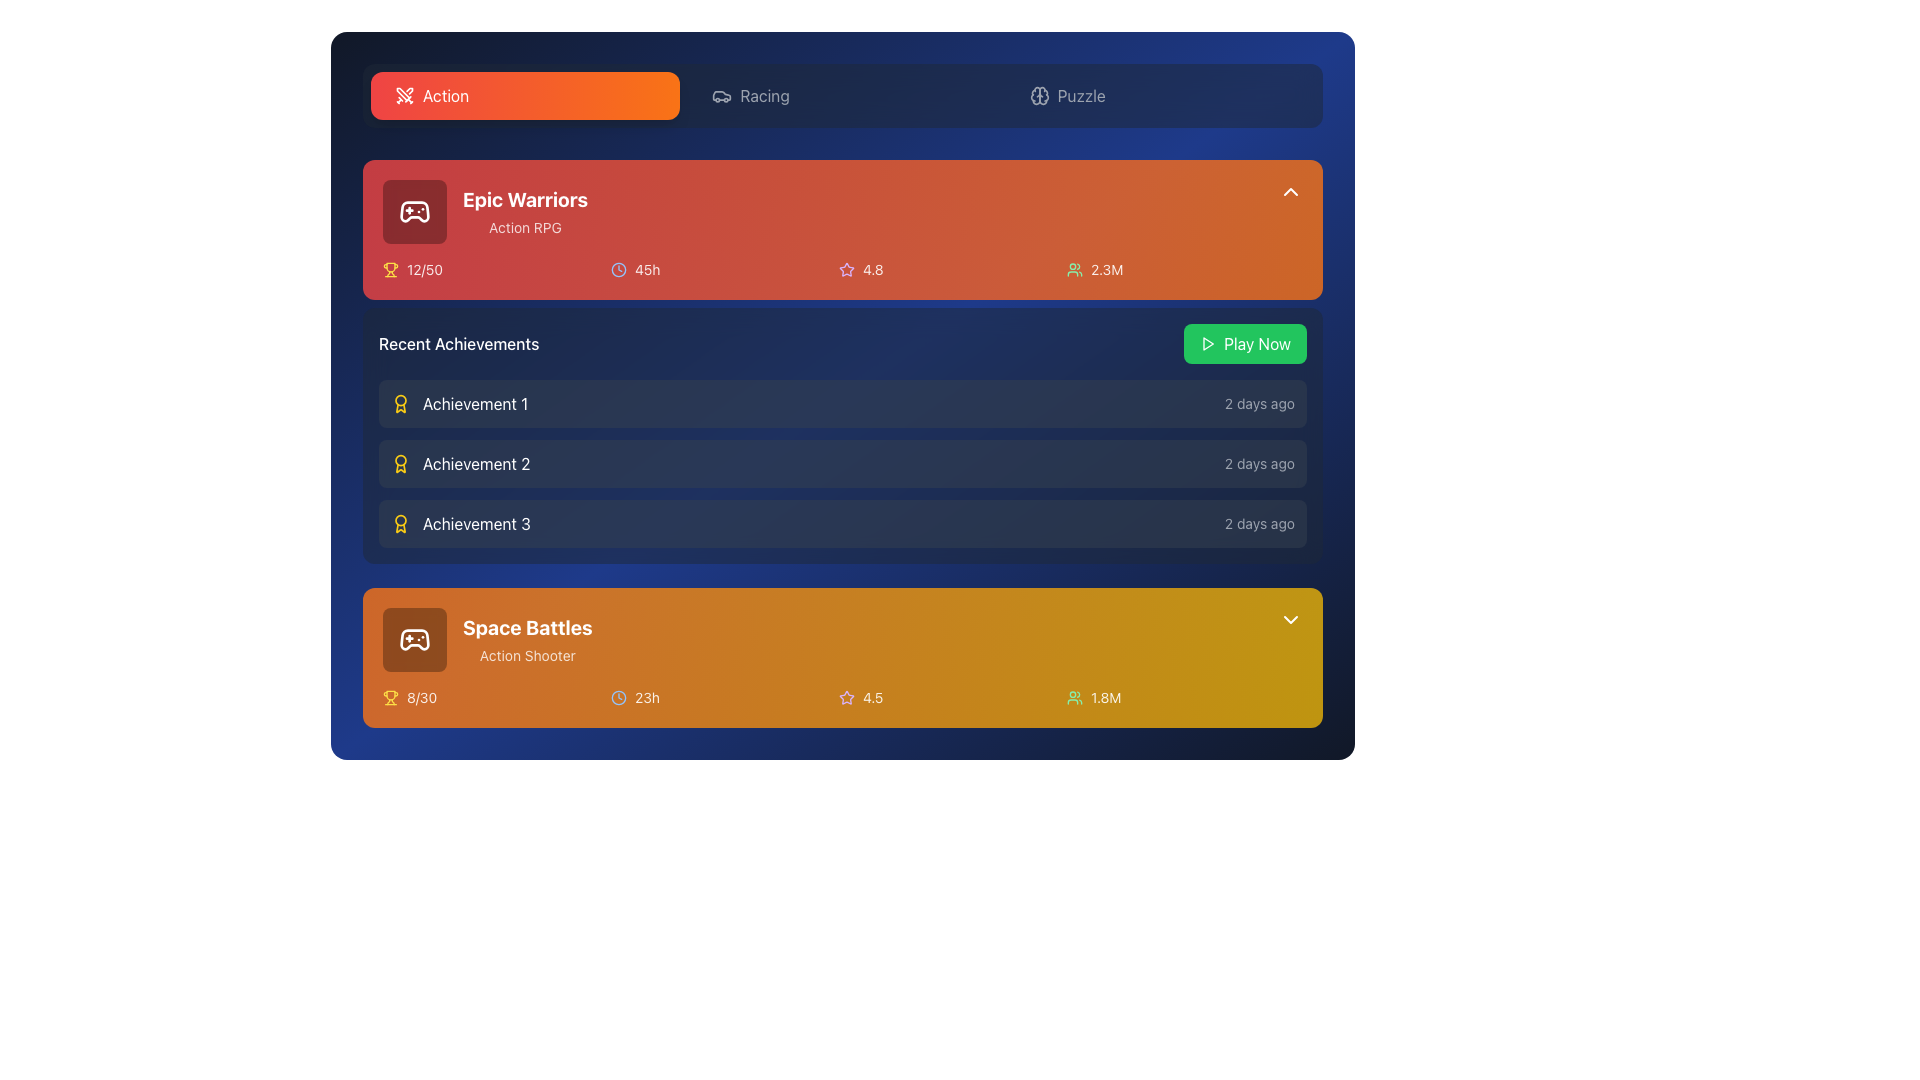 The width and height of the screenshot is (1920, 1080). What do you see at coordinates (1074, 270) in the screenshot?
I see `the small green icon representing a group of users located adjacent to the numerical text value '2.3M' in the upper-right area of the 'Epic Warriors' section` at bounding box center [1074, 270].